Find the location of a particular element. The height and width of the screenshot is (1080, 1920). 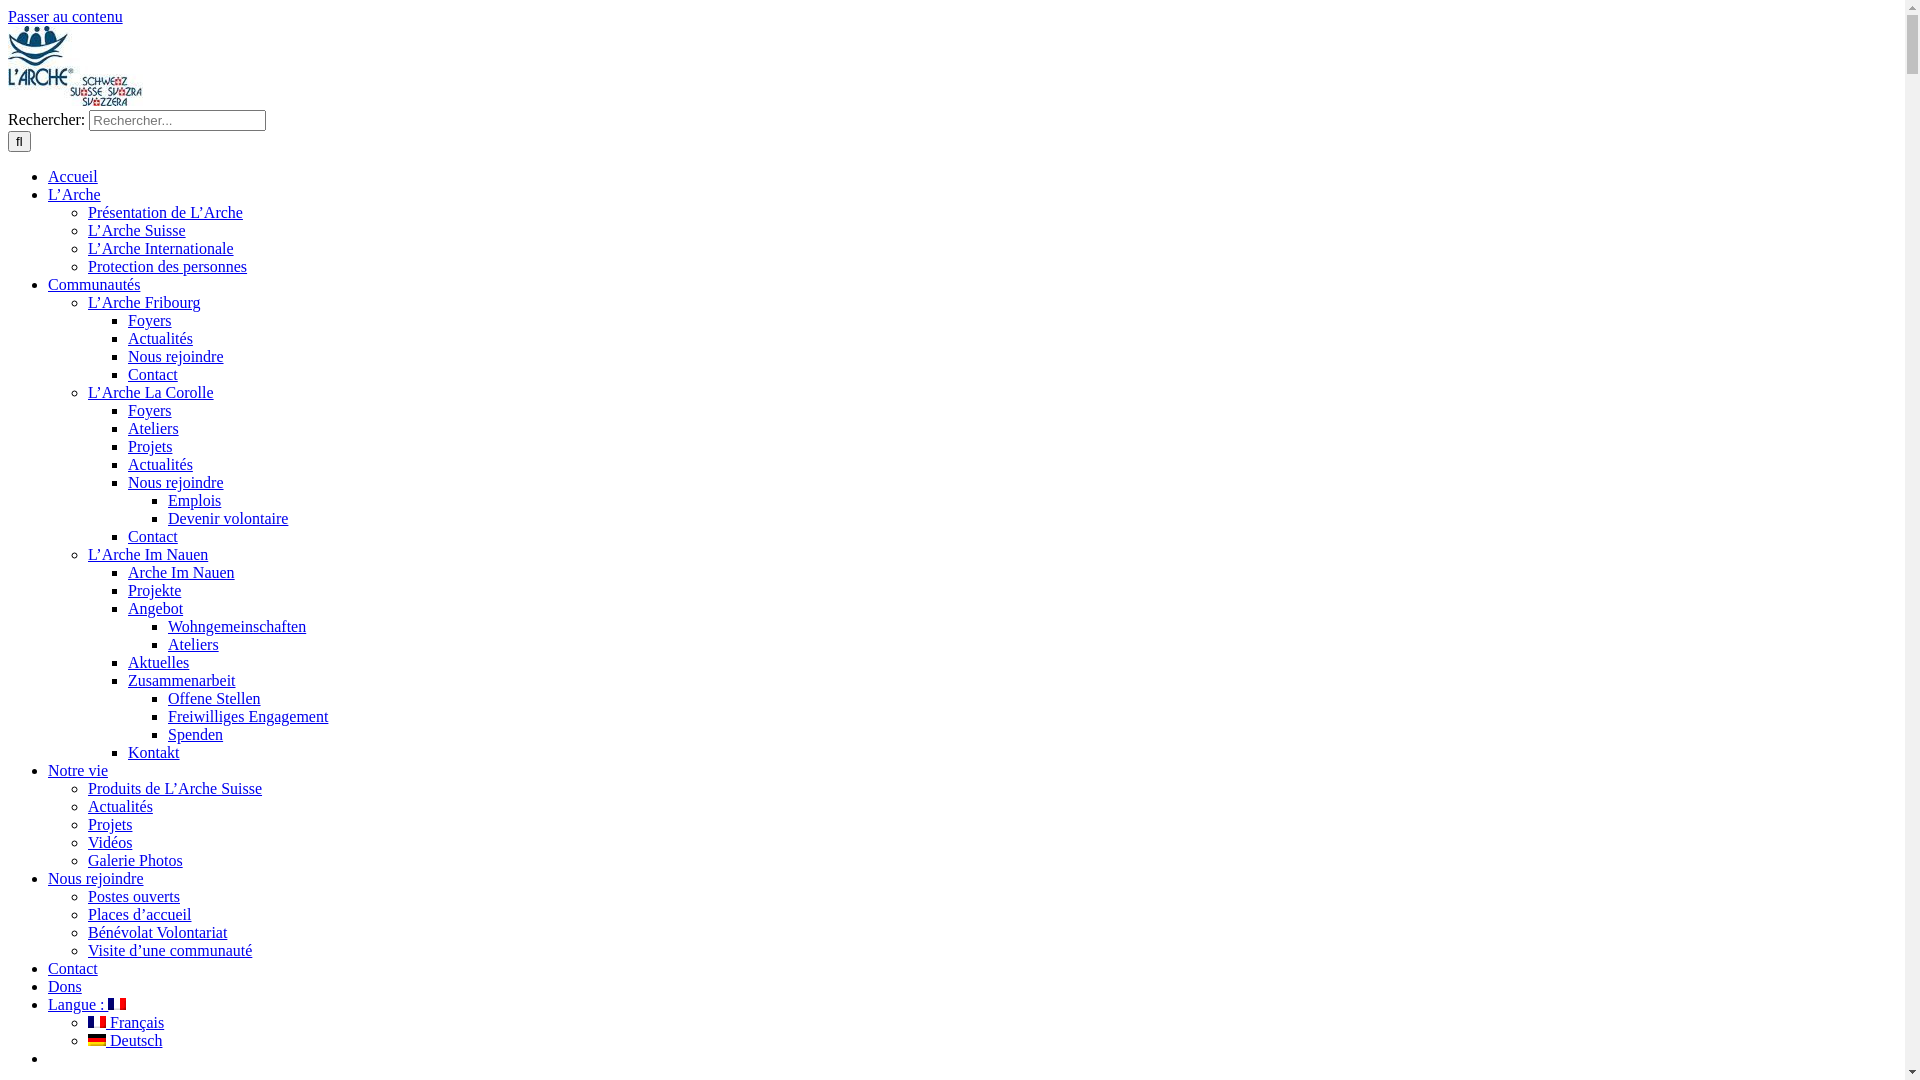

'Zusammenarbeit' is located at coordinates (182, 679).